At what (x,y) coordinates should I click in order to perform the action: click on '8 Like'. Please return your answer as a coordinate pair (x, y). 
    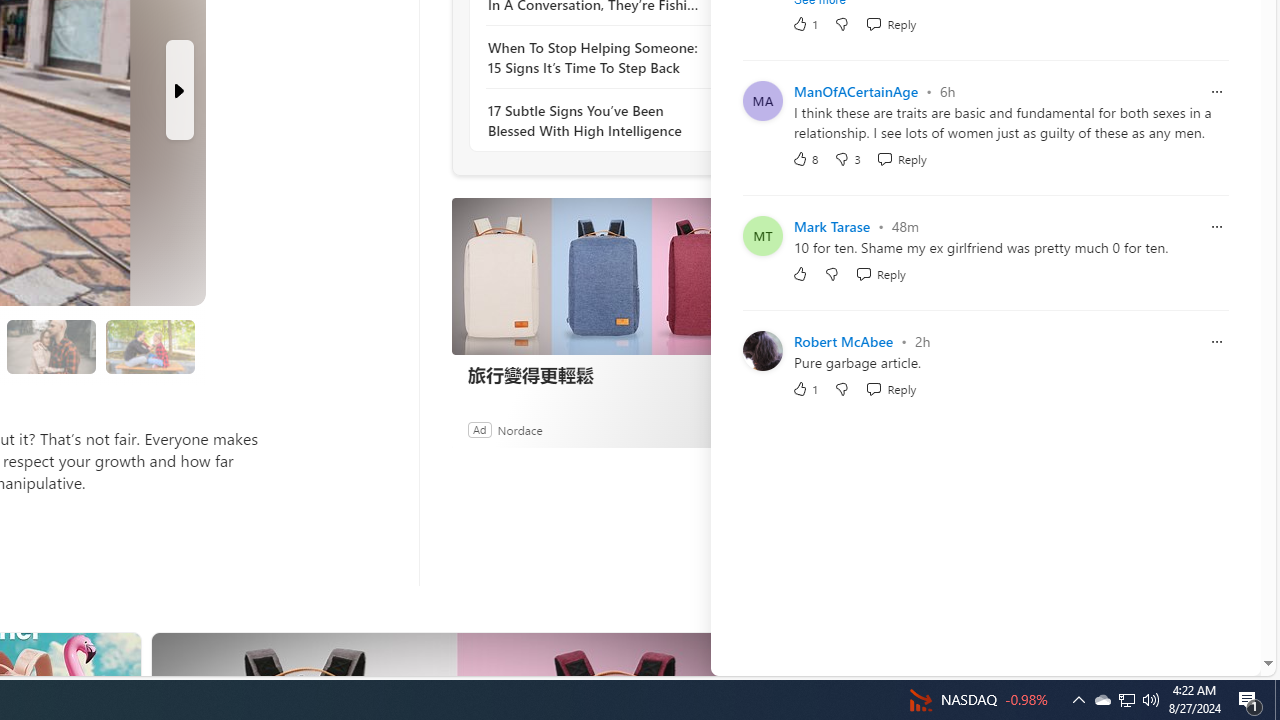
    Looking at the image, I should click on (805, 157).